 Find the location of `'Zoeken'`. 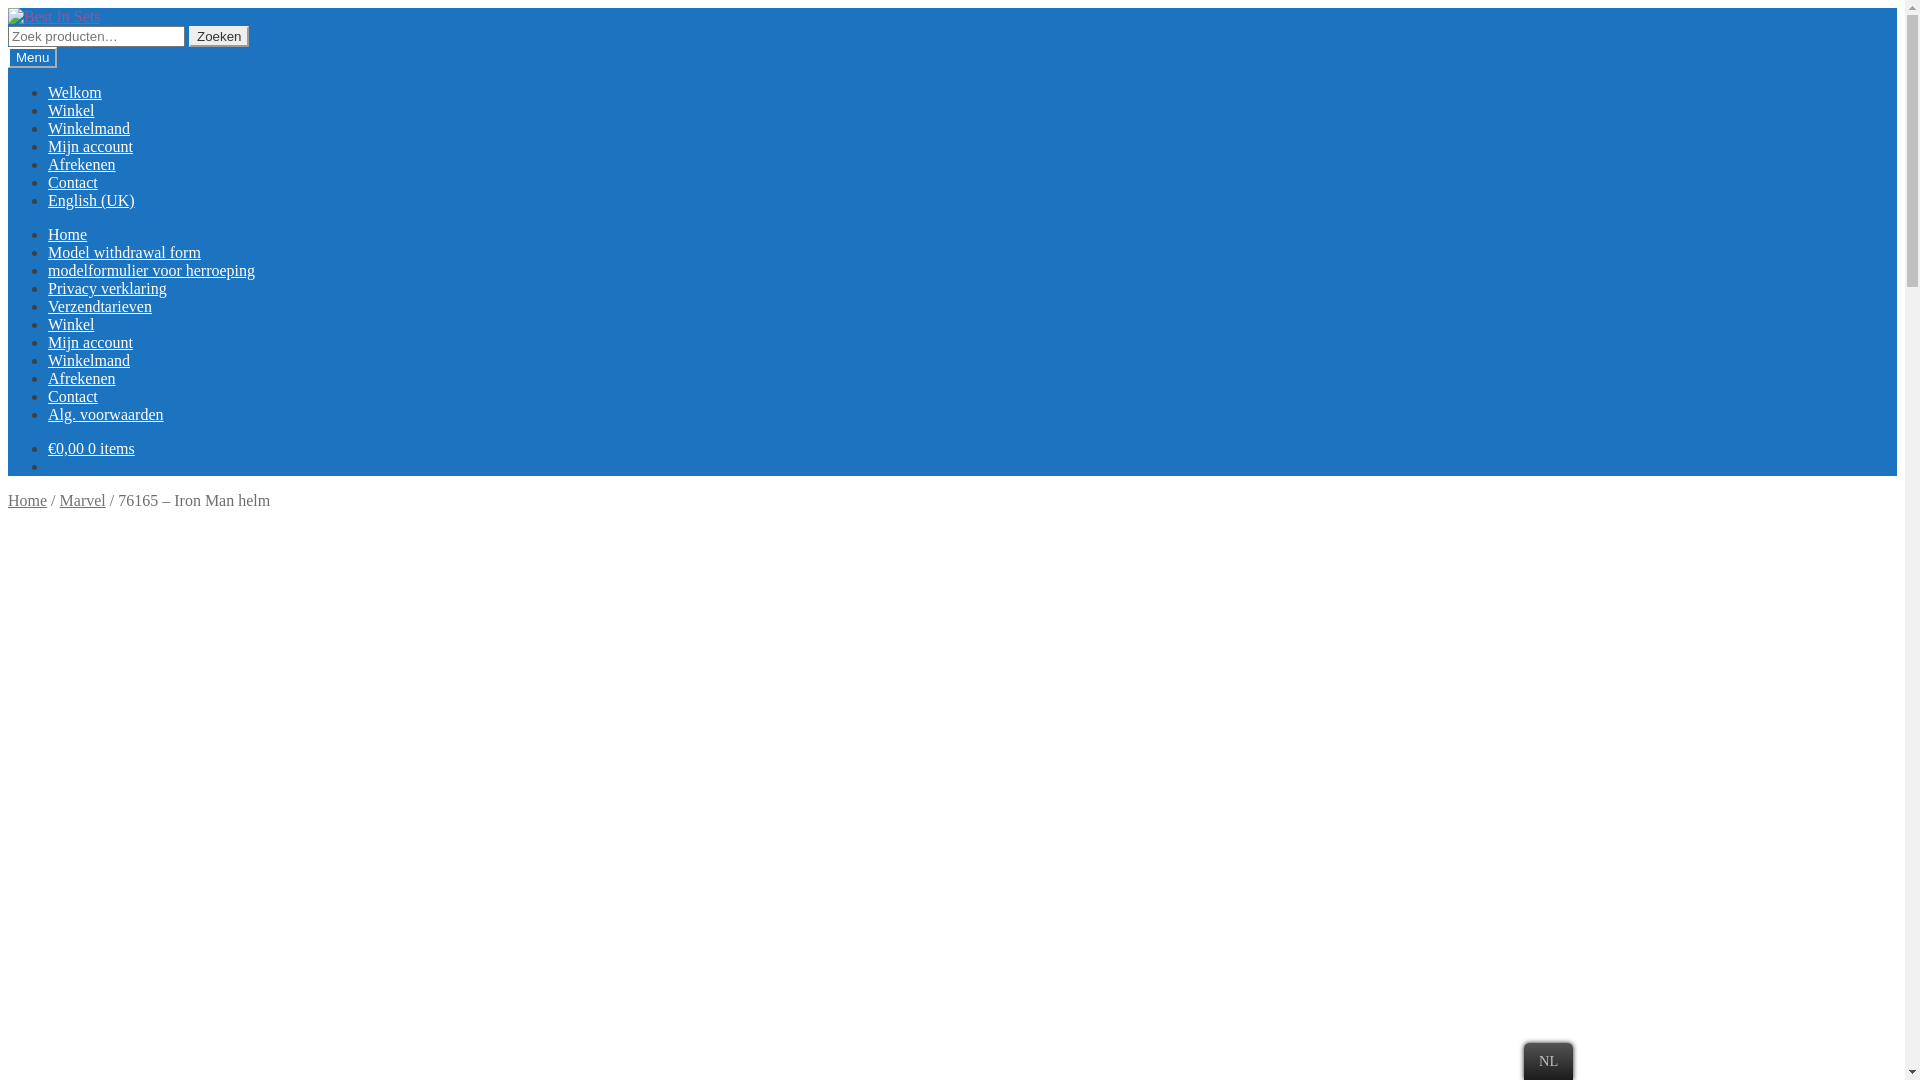

'Zoeken' is located at coordinates (219, 36).